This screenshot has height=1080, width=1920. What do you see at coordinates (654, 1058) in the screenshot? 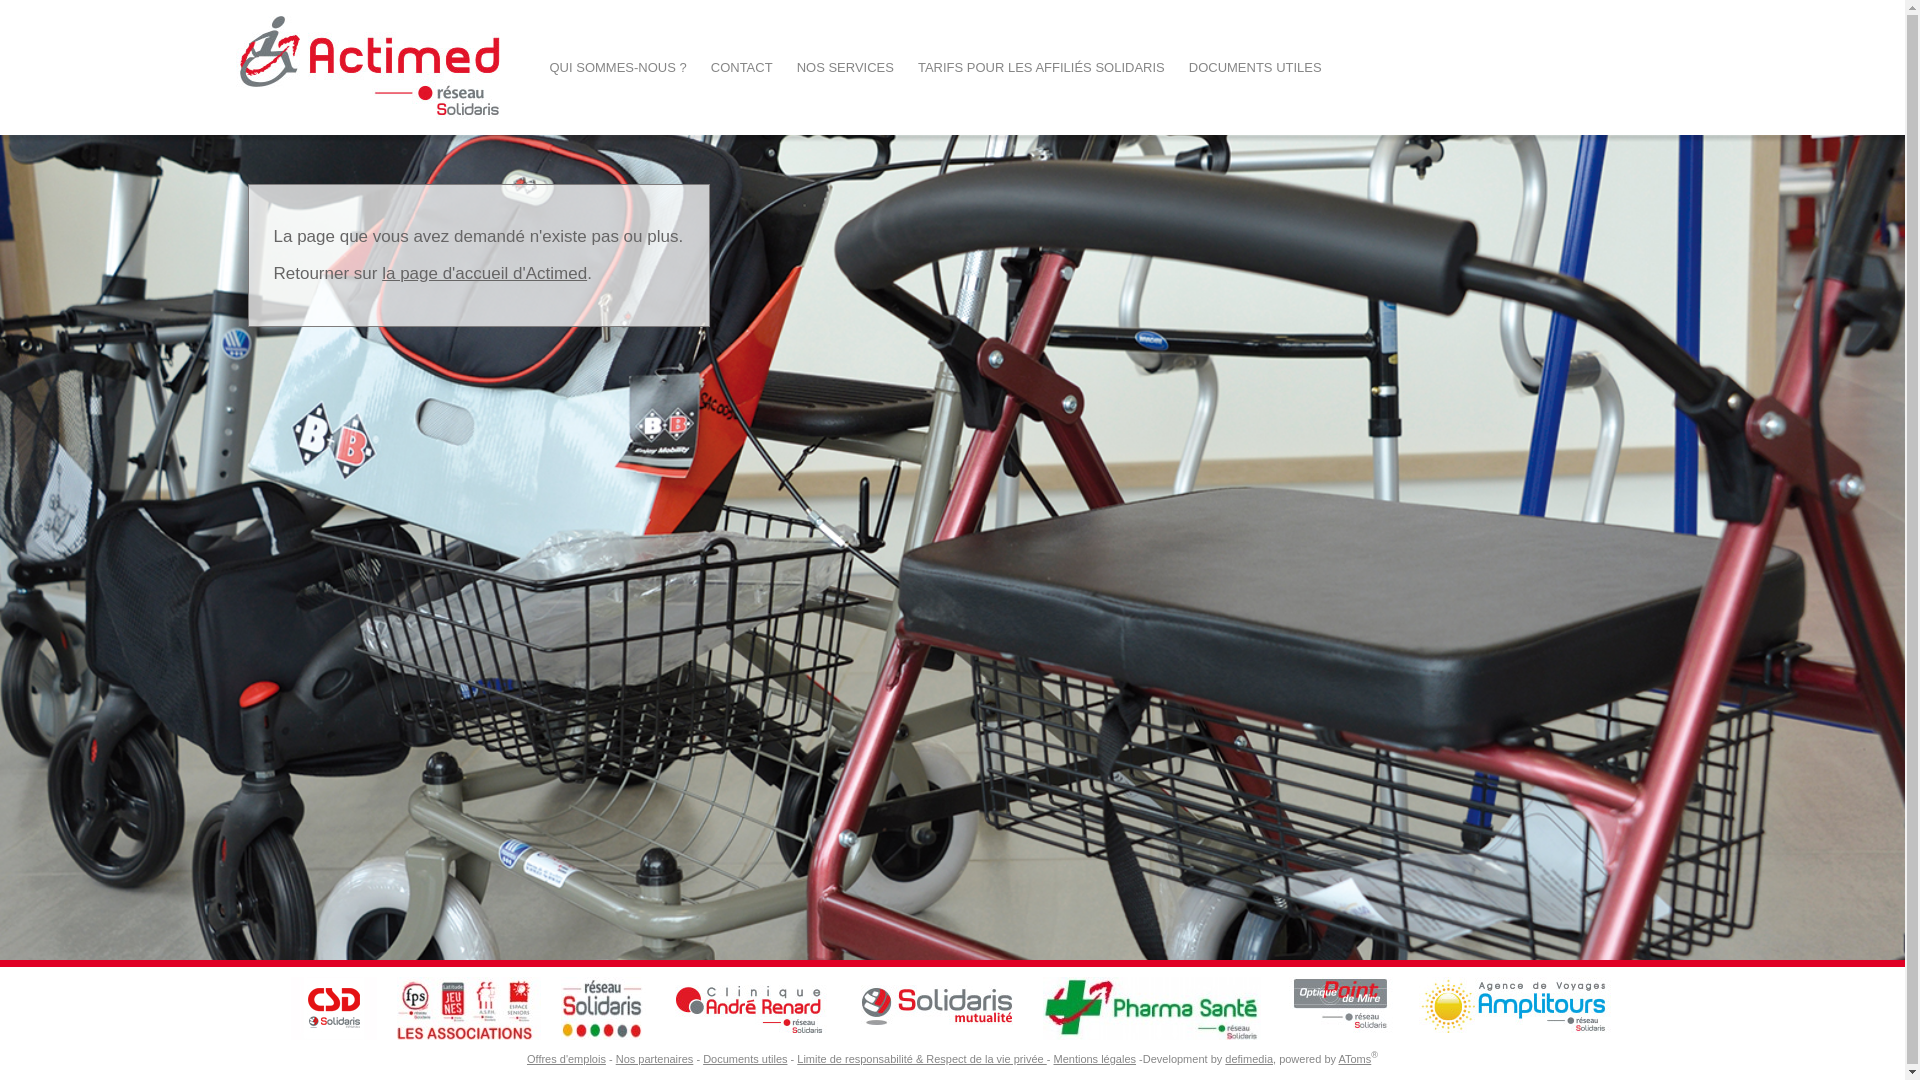
I see `'Nos partenaires'` at bounding box center [654, 1058].